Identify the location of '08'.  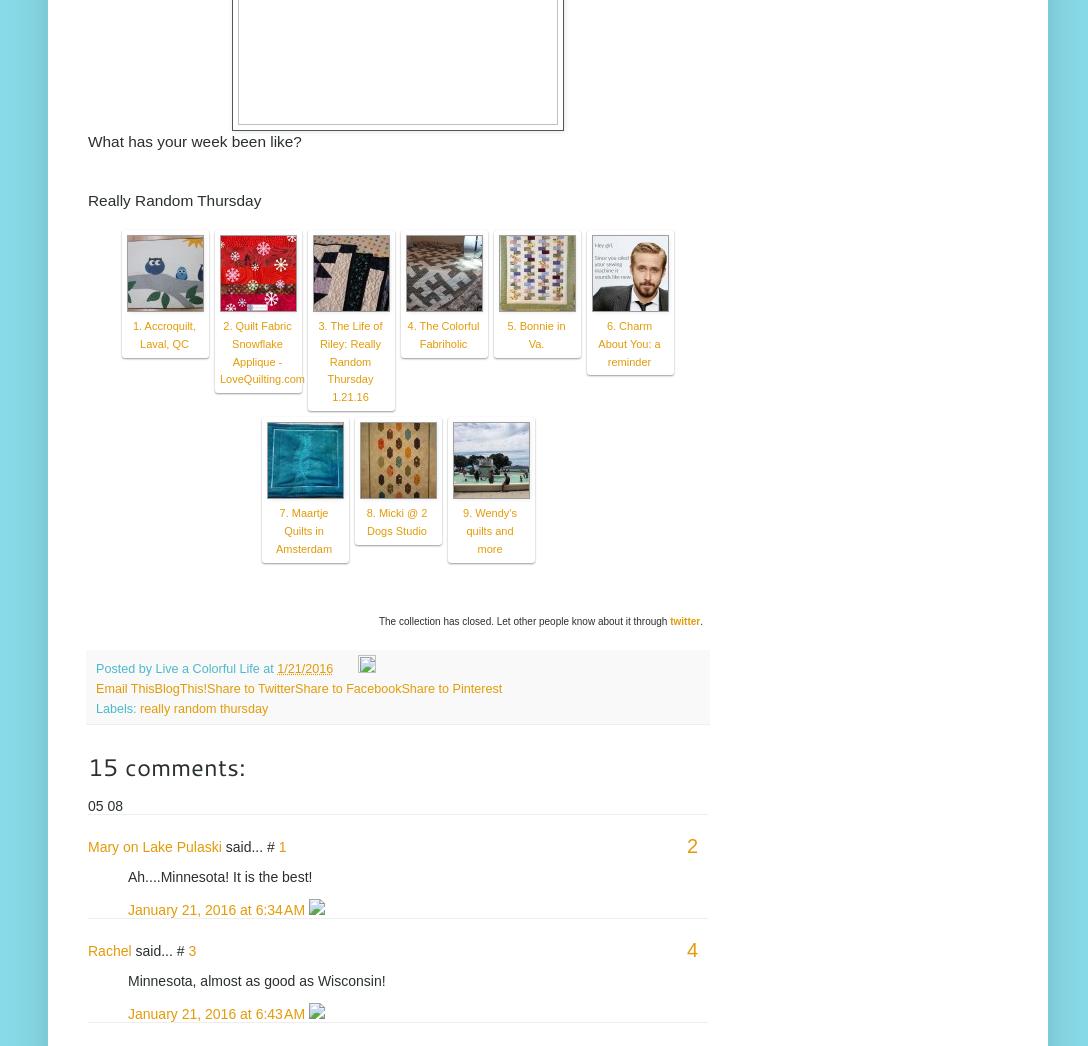
(115, 806).